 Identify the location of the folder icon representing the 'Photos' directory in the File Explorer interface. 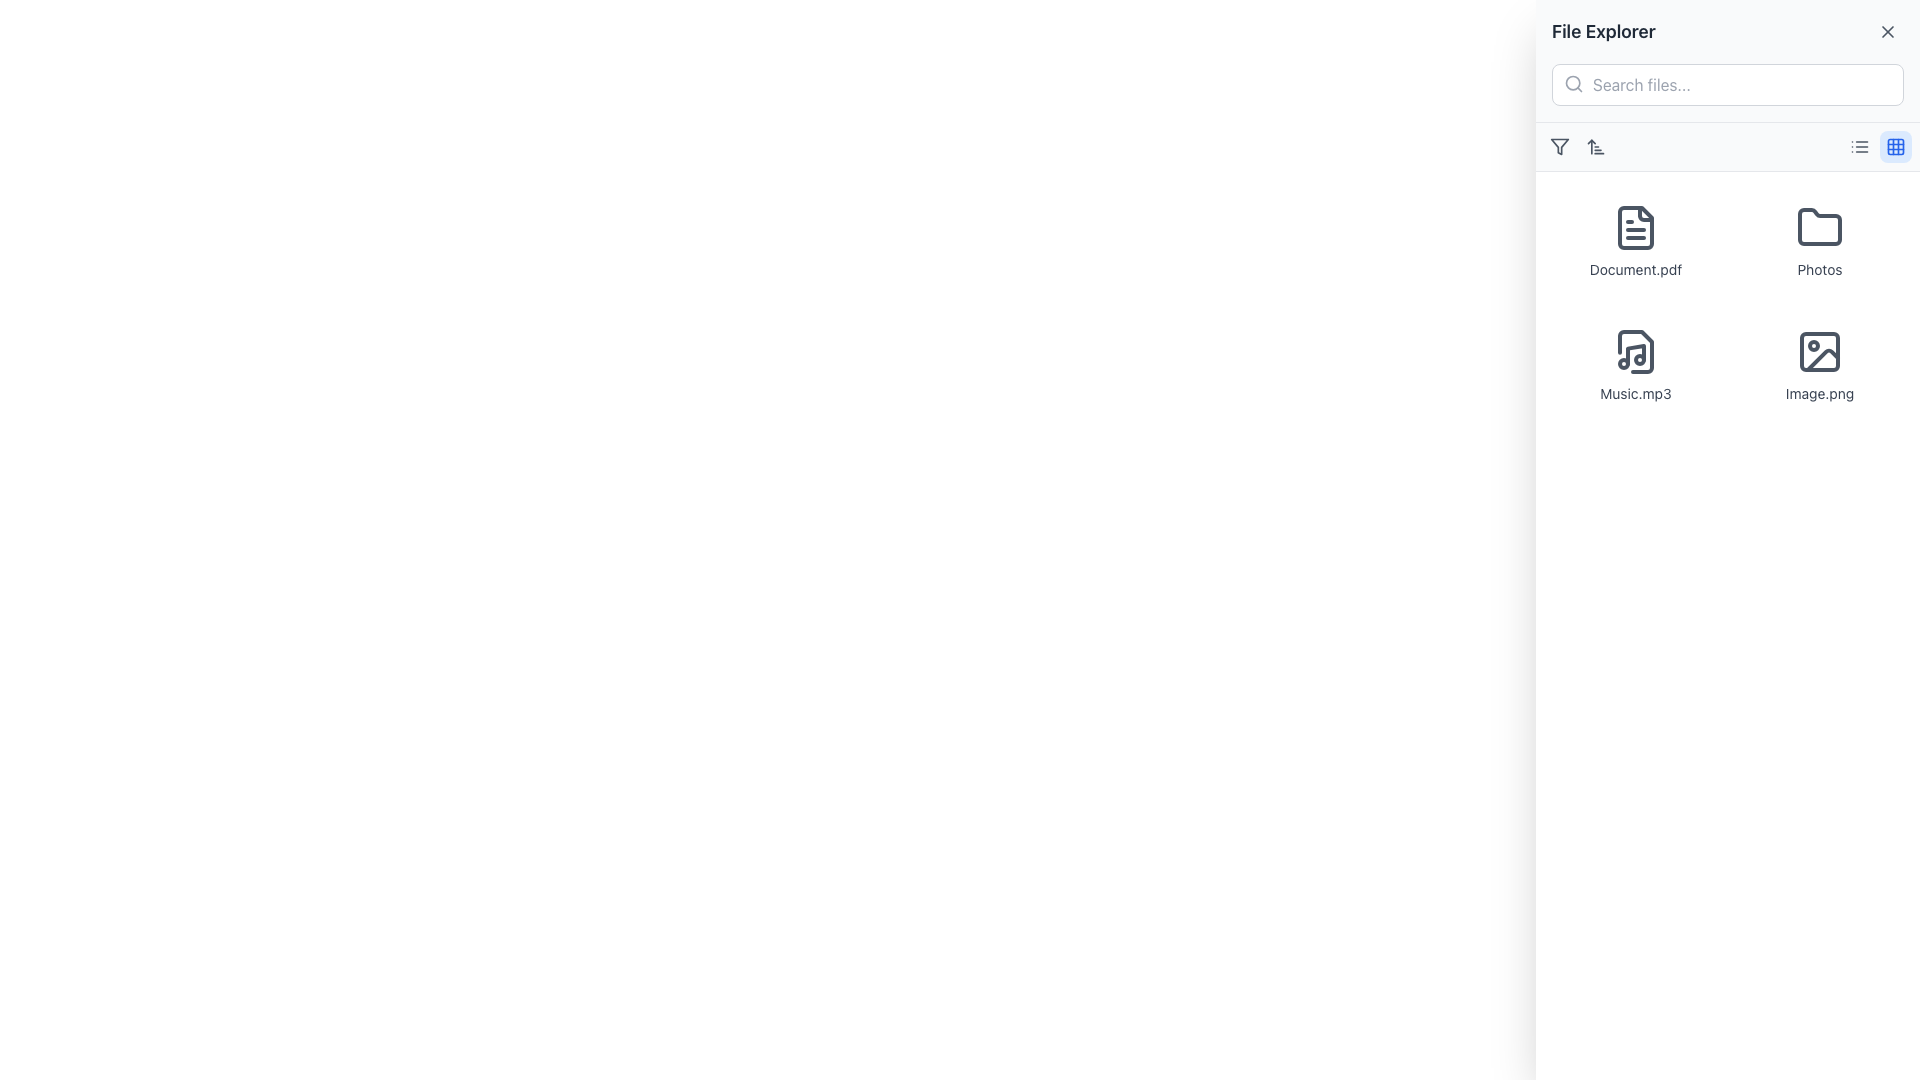
(1819, 226).